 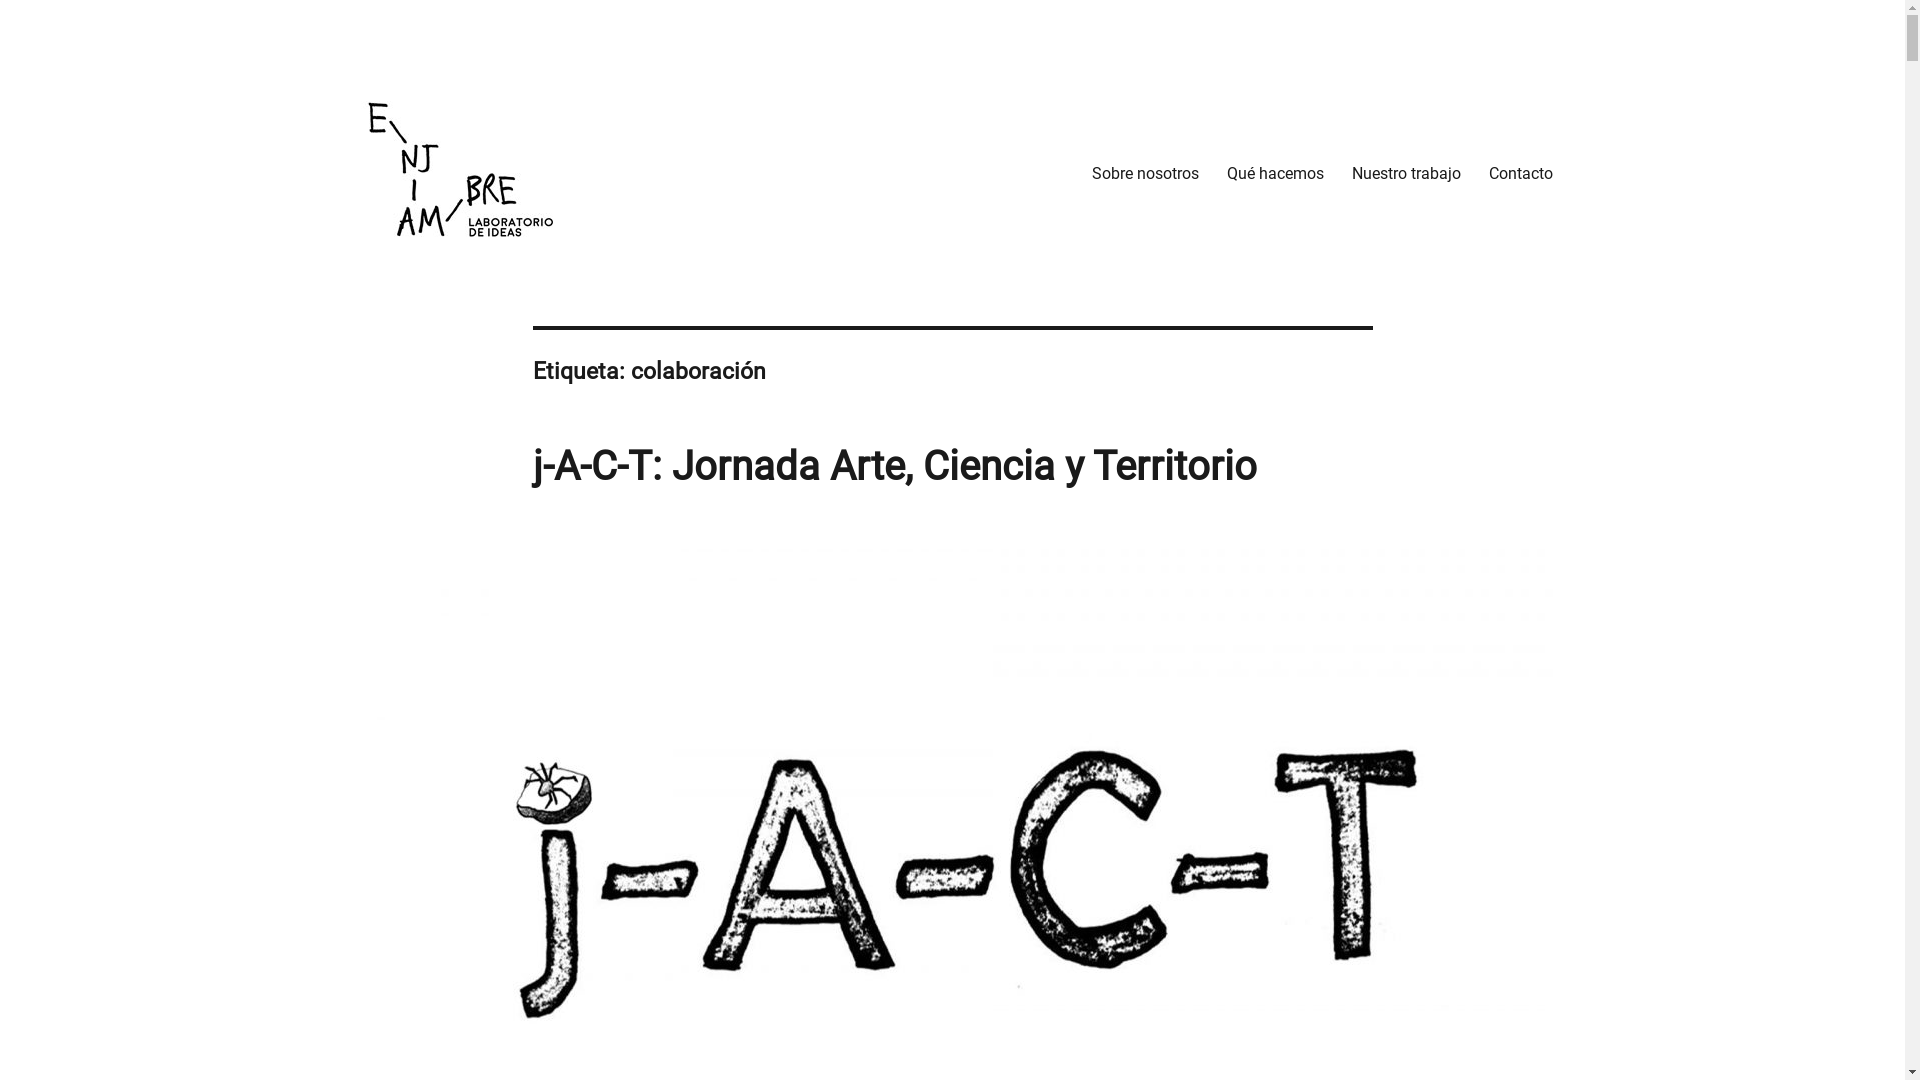 I want to click on 'Nuestro trabajo', so click(x=1405, y=172).